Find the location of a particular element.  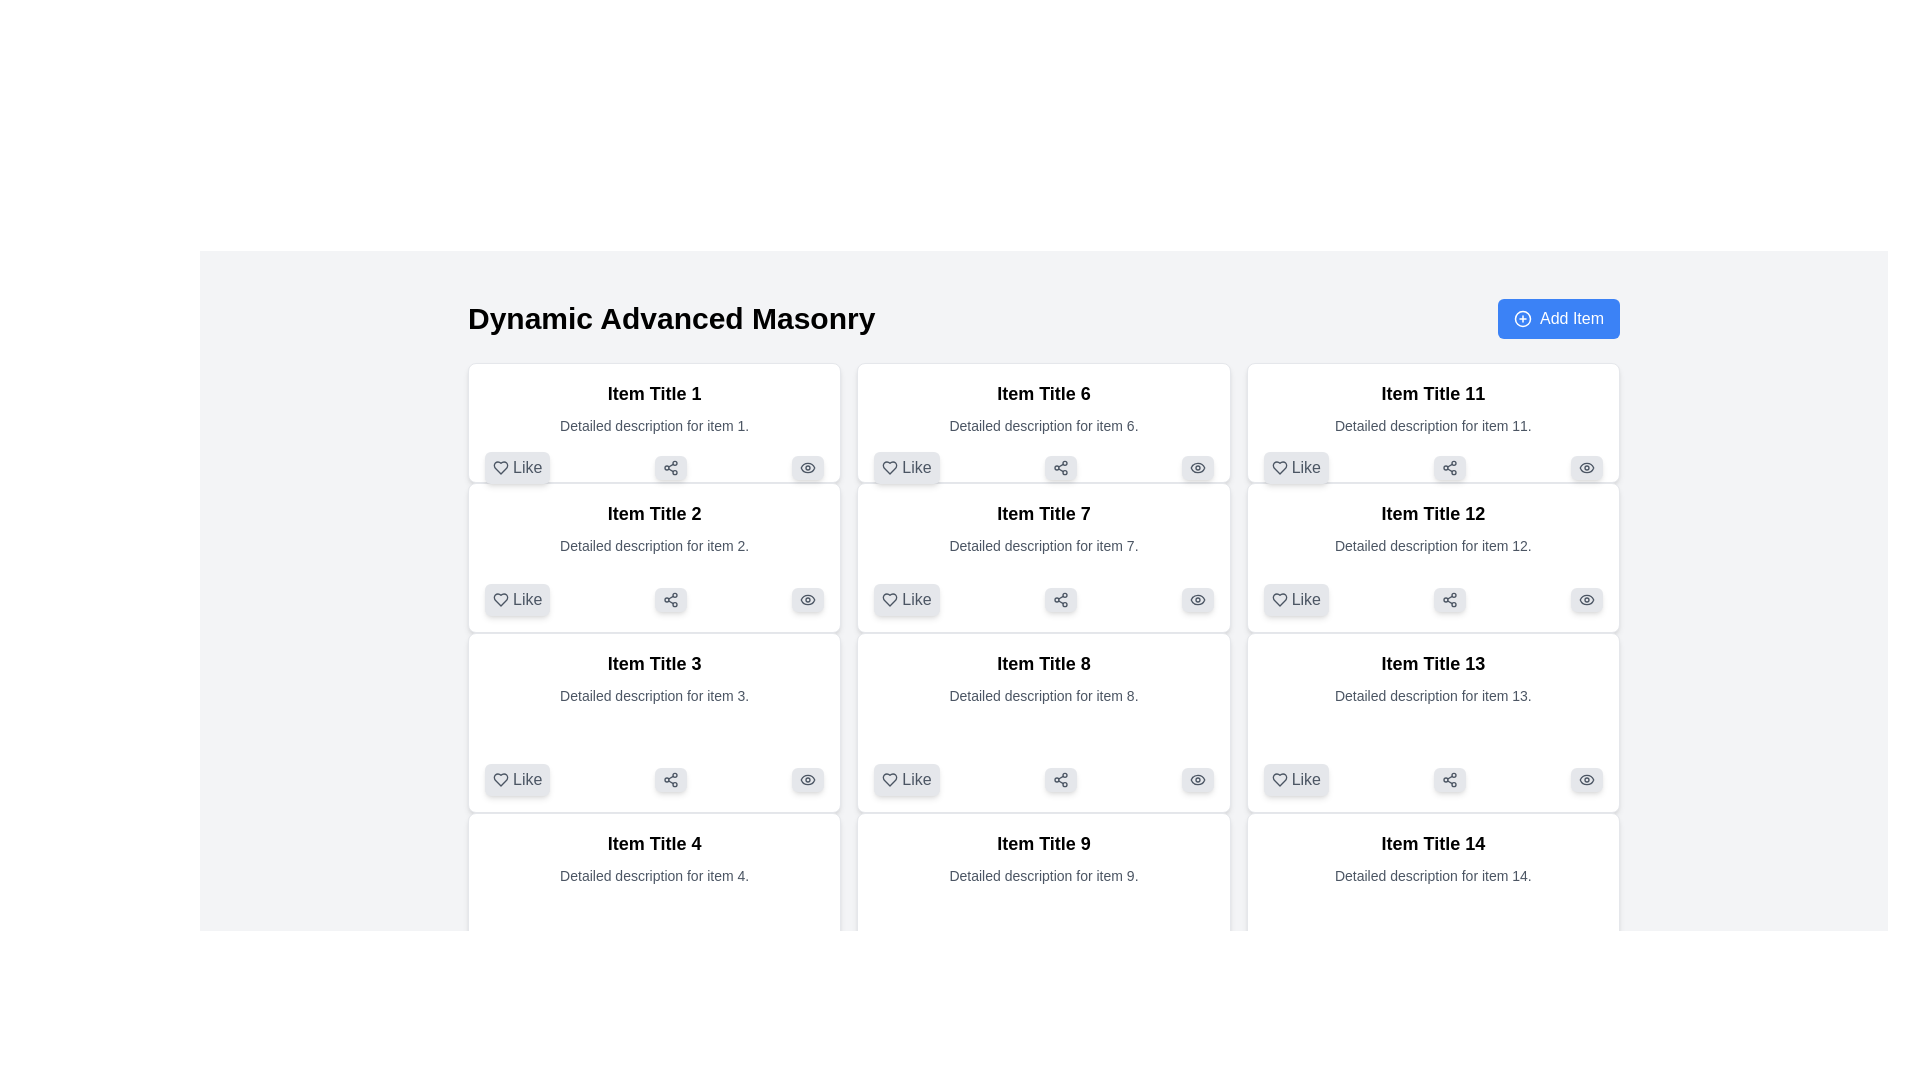

the text content element displaying the title and description of the item in the card located in the third column and second row of the masonry grid layout is located at coordinates (1432, 407).